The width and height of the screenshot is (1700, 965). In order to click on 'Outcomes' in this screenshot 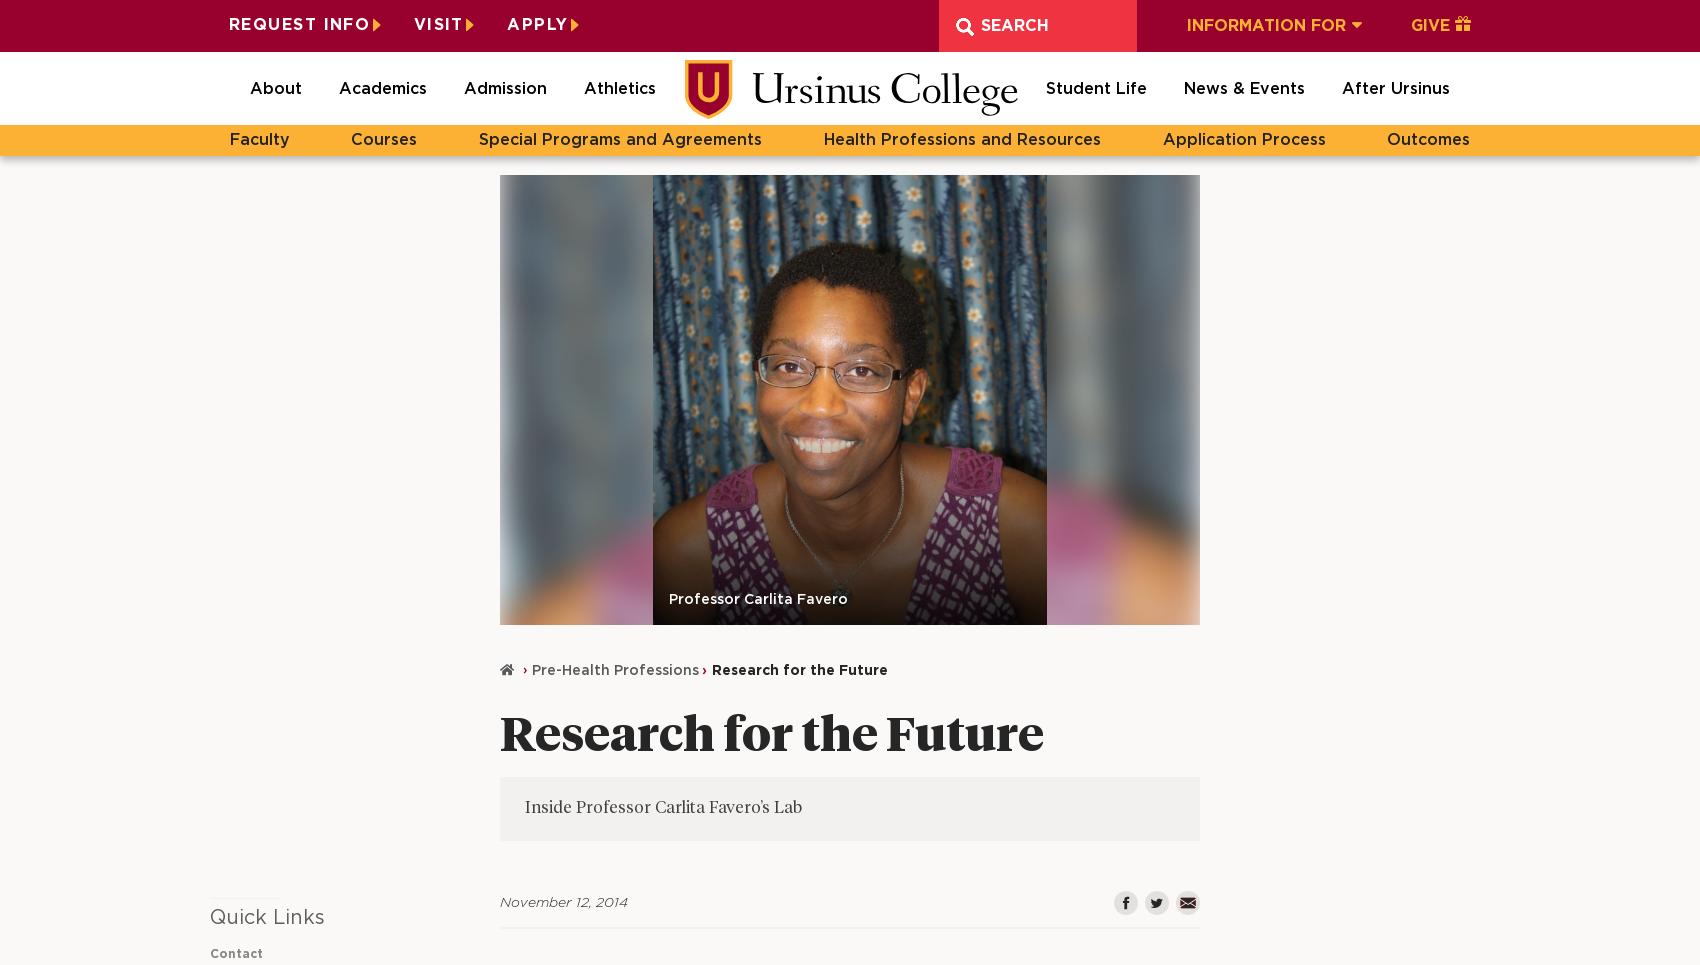, I will do `click(1427, 140)`.